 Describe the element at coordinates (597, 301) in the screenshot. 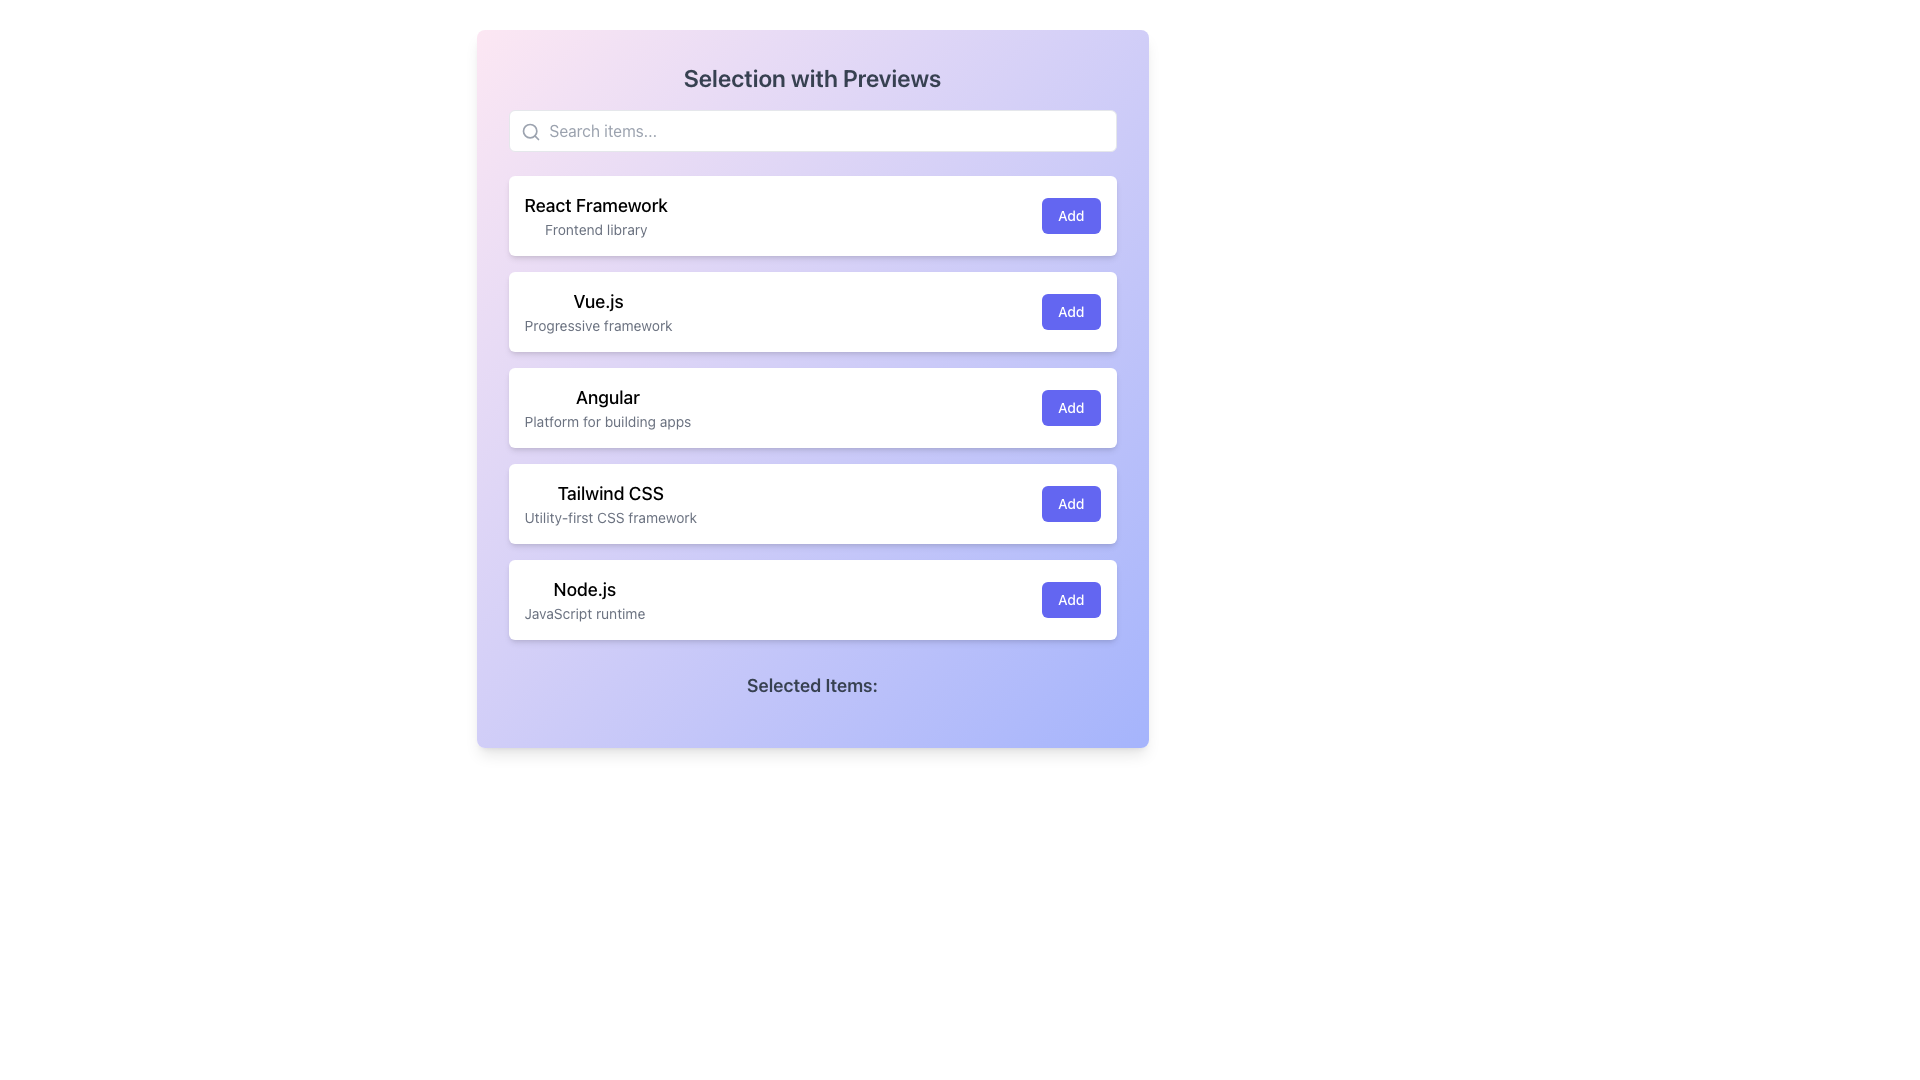

I see `the static text label that indicates the second option in the framework selection list, positioned between 'React Framework' and 'Angular.'` at that location.